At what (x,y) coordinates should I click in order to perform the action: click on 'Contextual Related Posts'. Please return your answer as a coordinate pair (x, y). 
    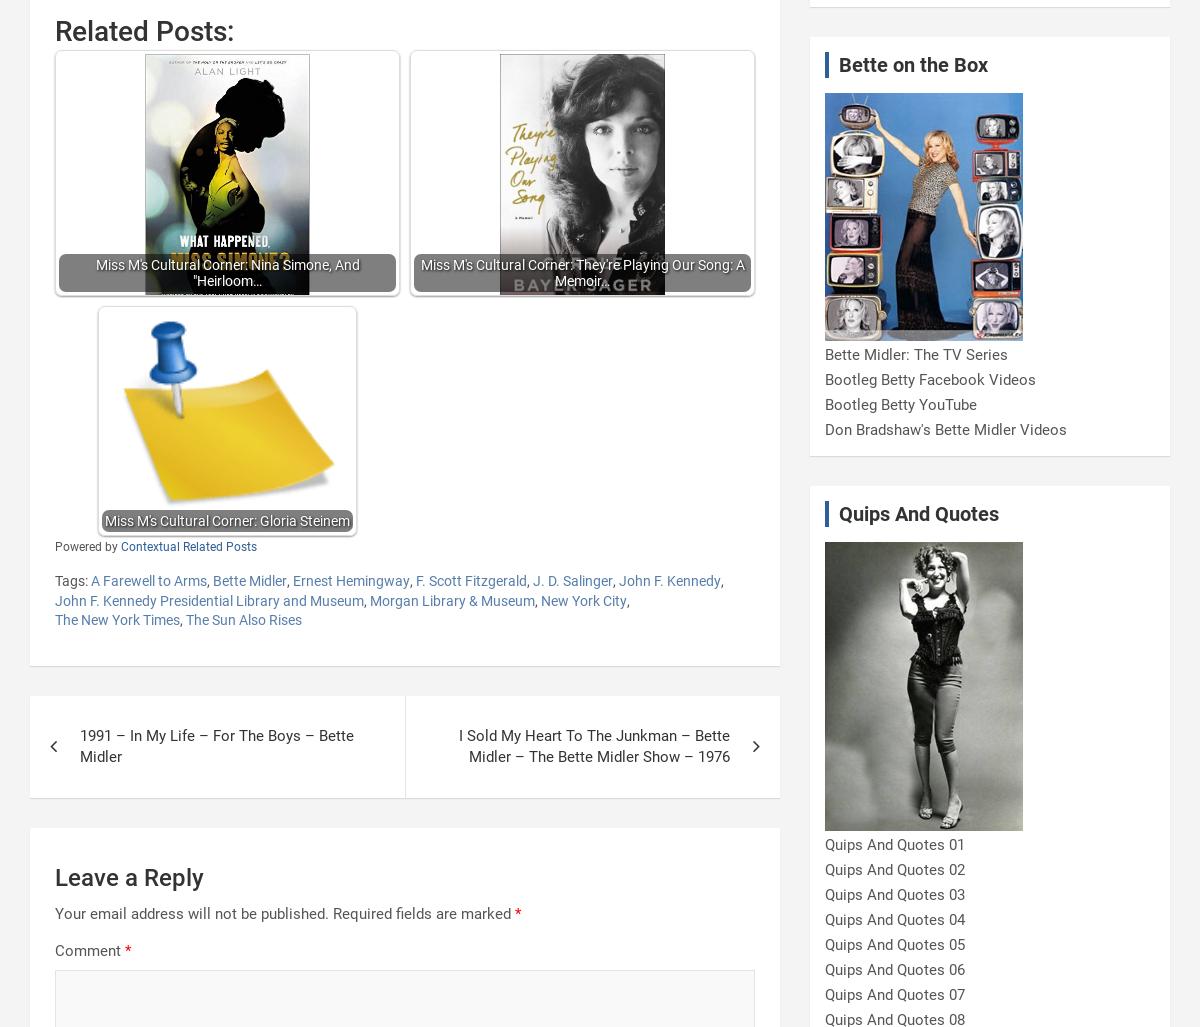
    Looking at the image, I should click on (188, 545).